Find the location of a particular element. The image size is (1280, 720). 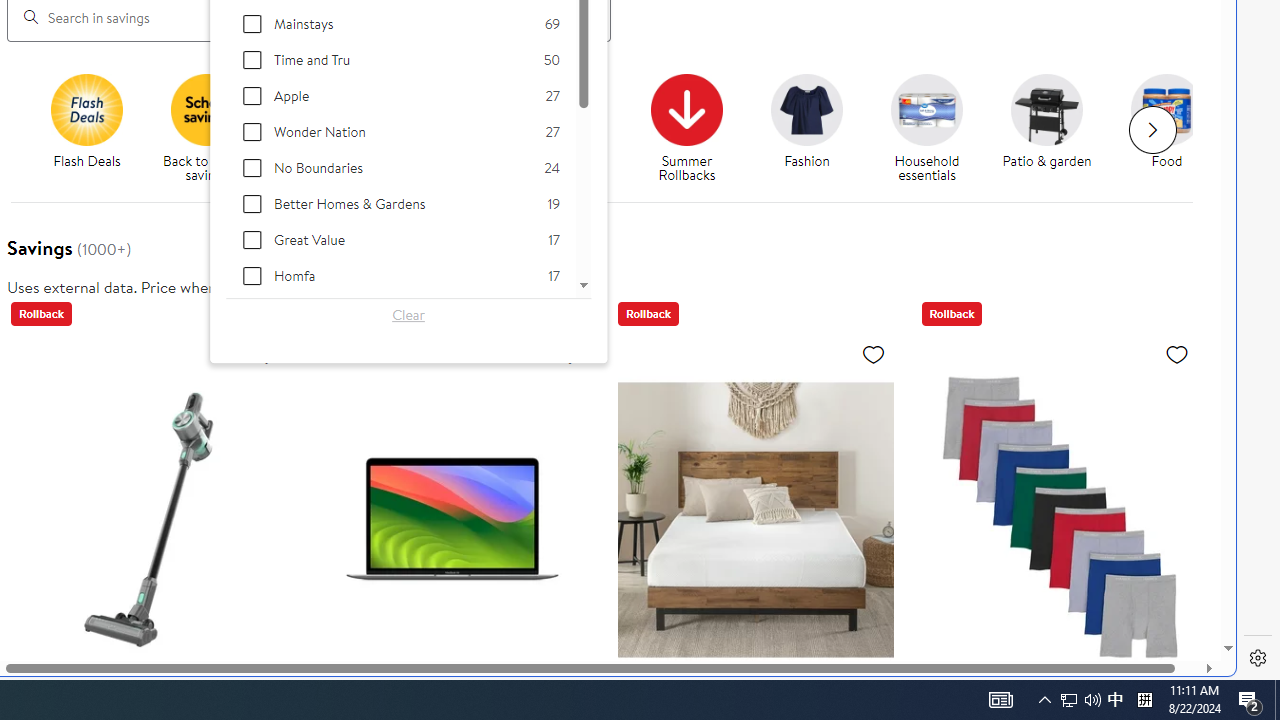

'Household essentials' is located at coordinates (925, 109).